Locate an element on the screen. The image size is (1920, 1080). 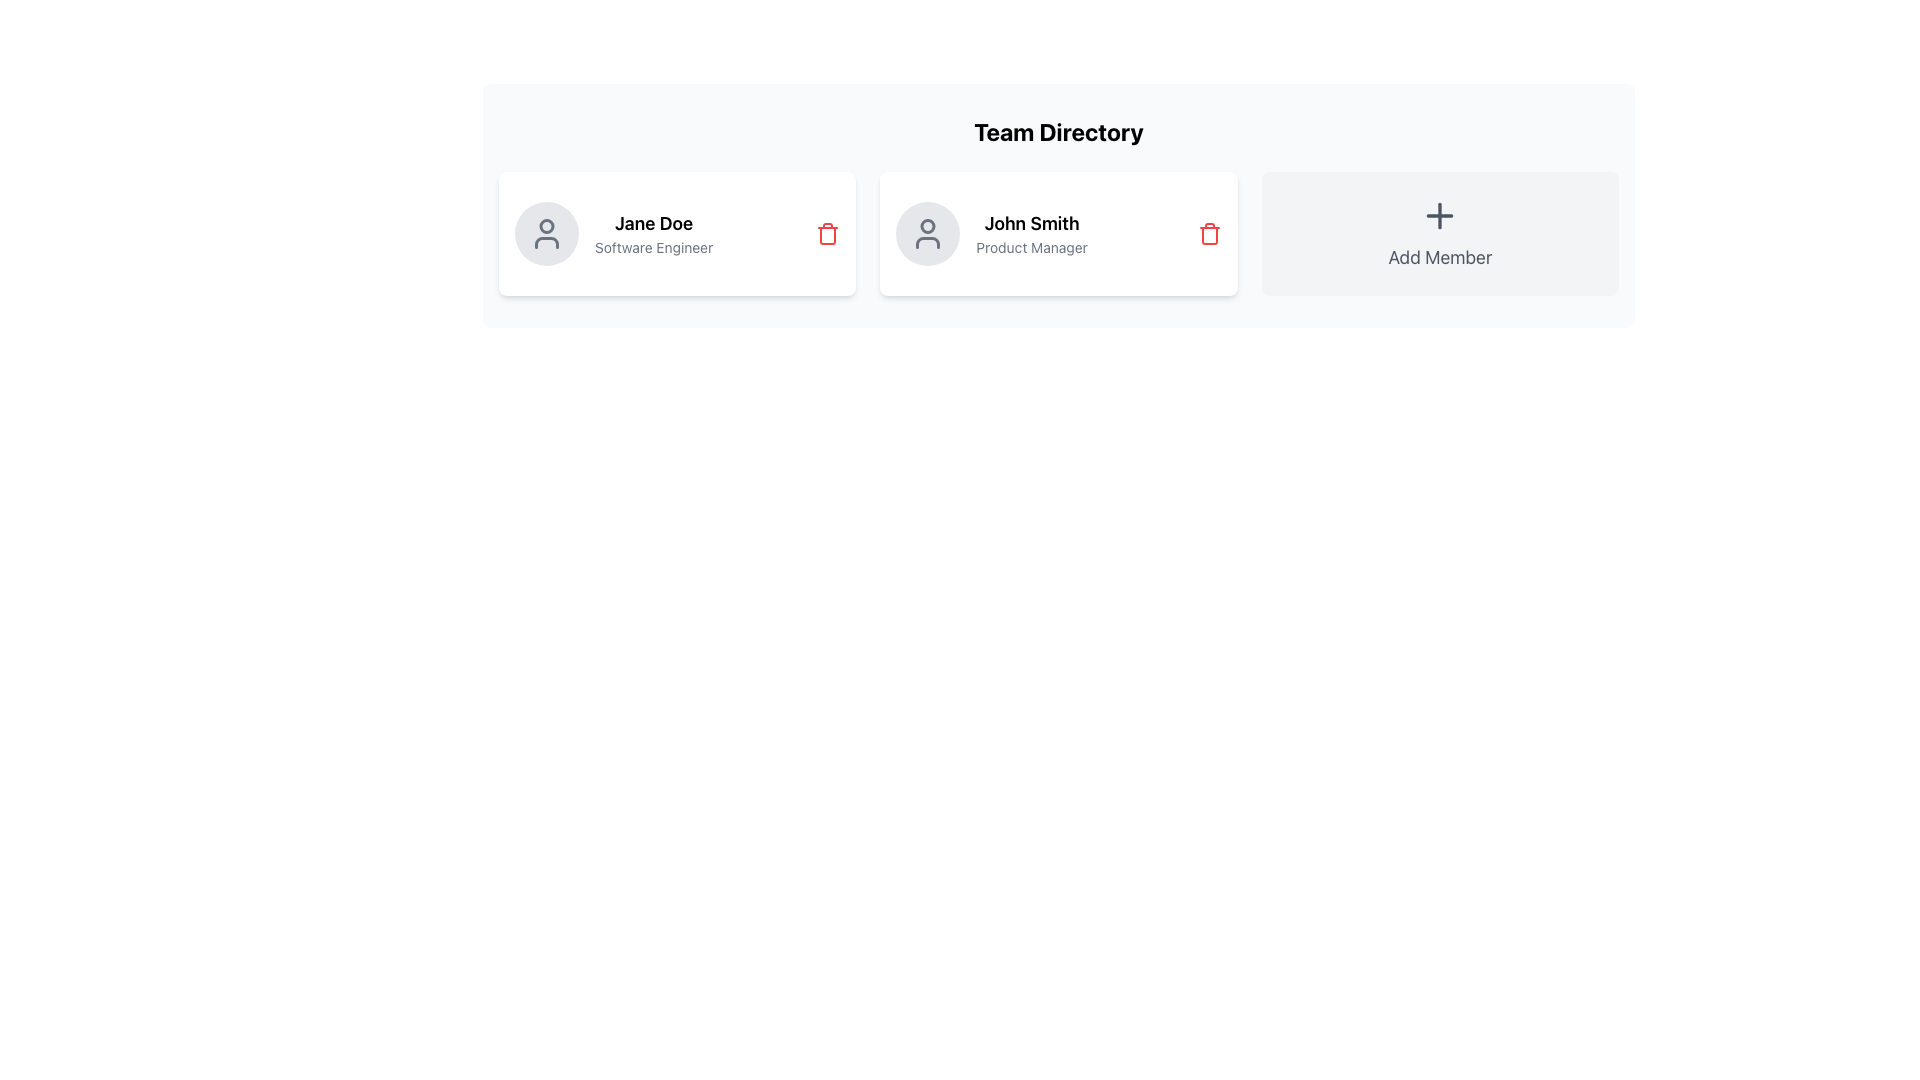
the text label indicating the purpose of the button-like card for adding a new member to the team directory, located centrally within its card on the far right of the row under the title 'Team Directory' is located at coordinates (1440, 257).